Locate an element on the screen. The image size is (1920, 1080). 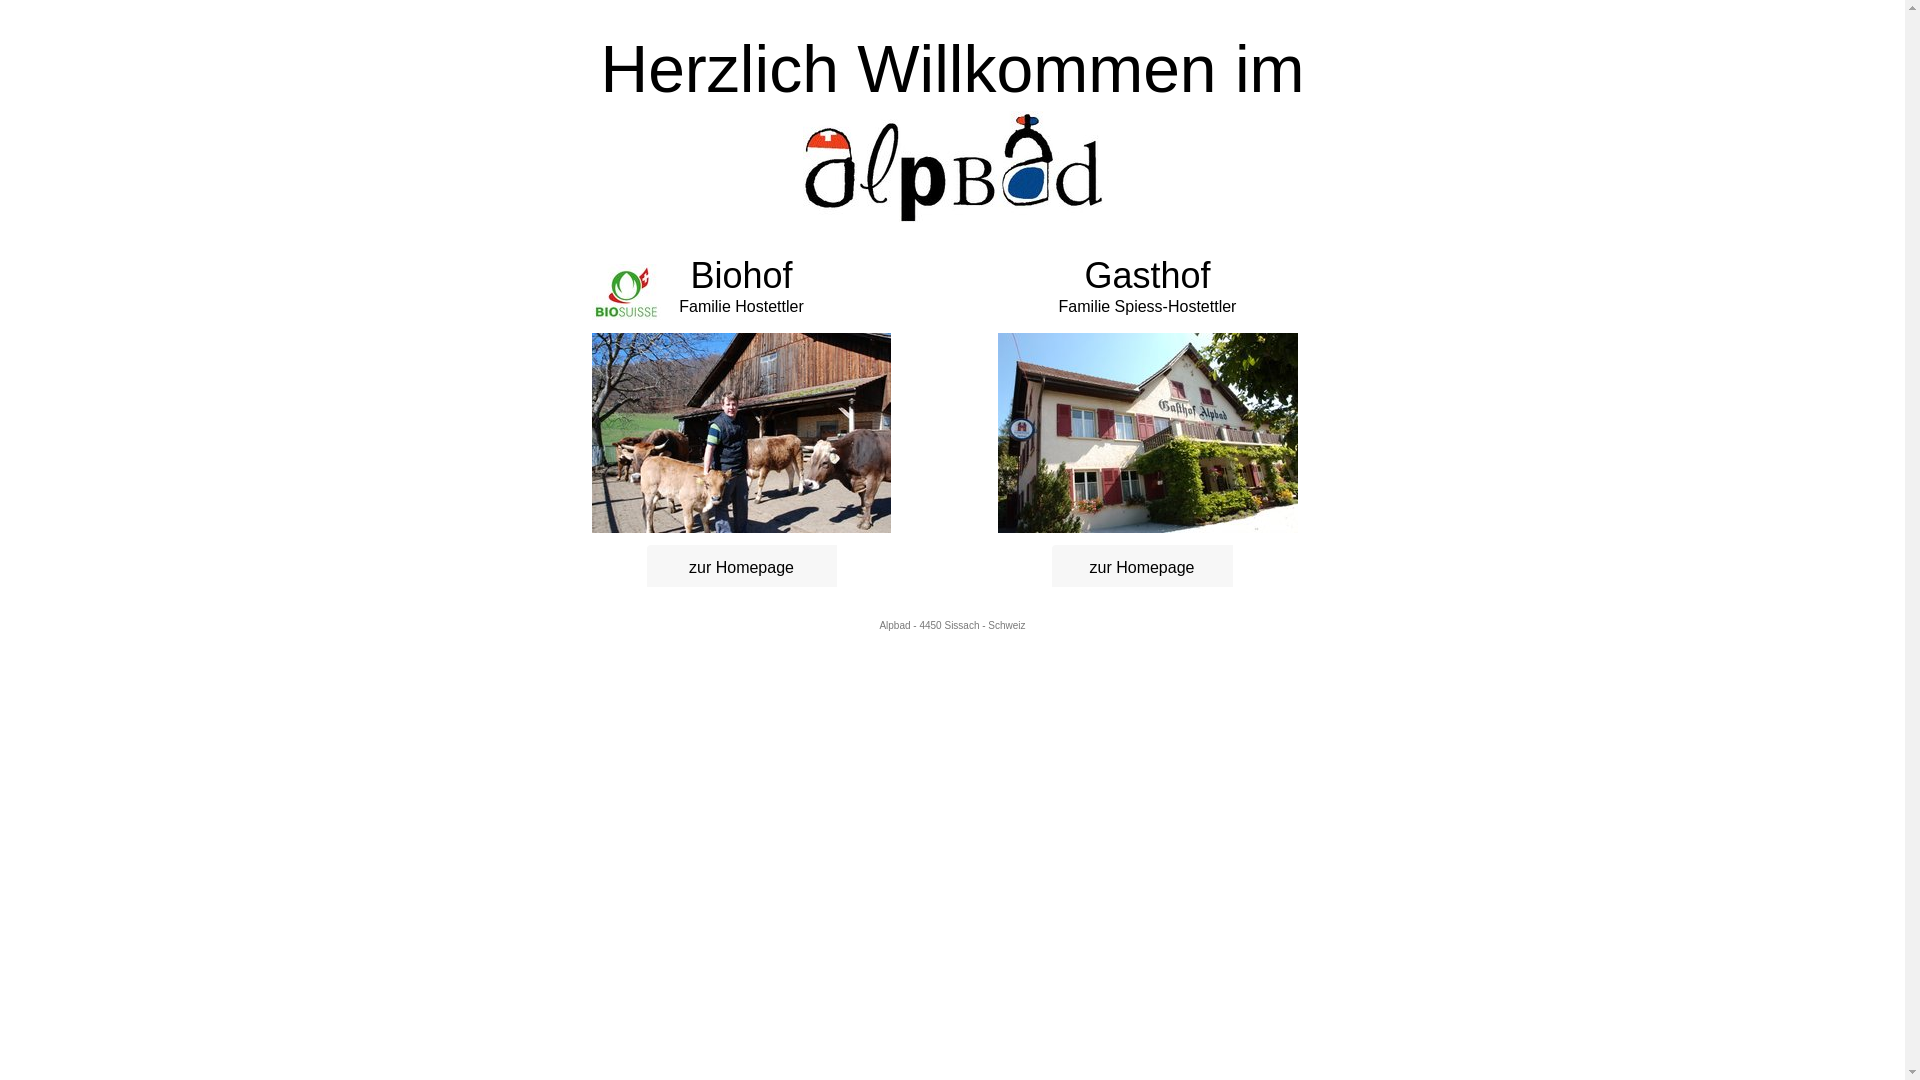
'Gasthof' is located at coordinates (1147, 275).